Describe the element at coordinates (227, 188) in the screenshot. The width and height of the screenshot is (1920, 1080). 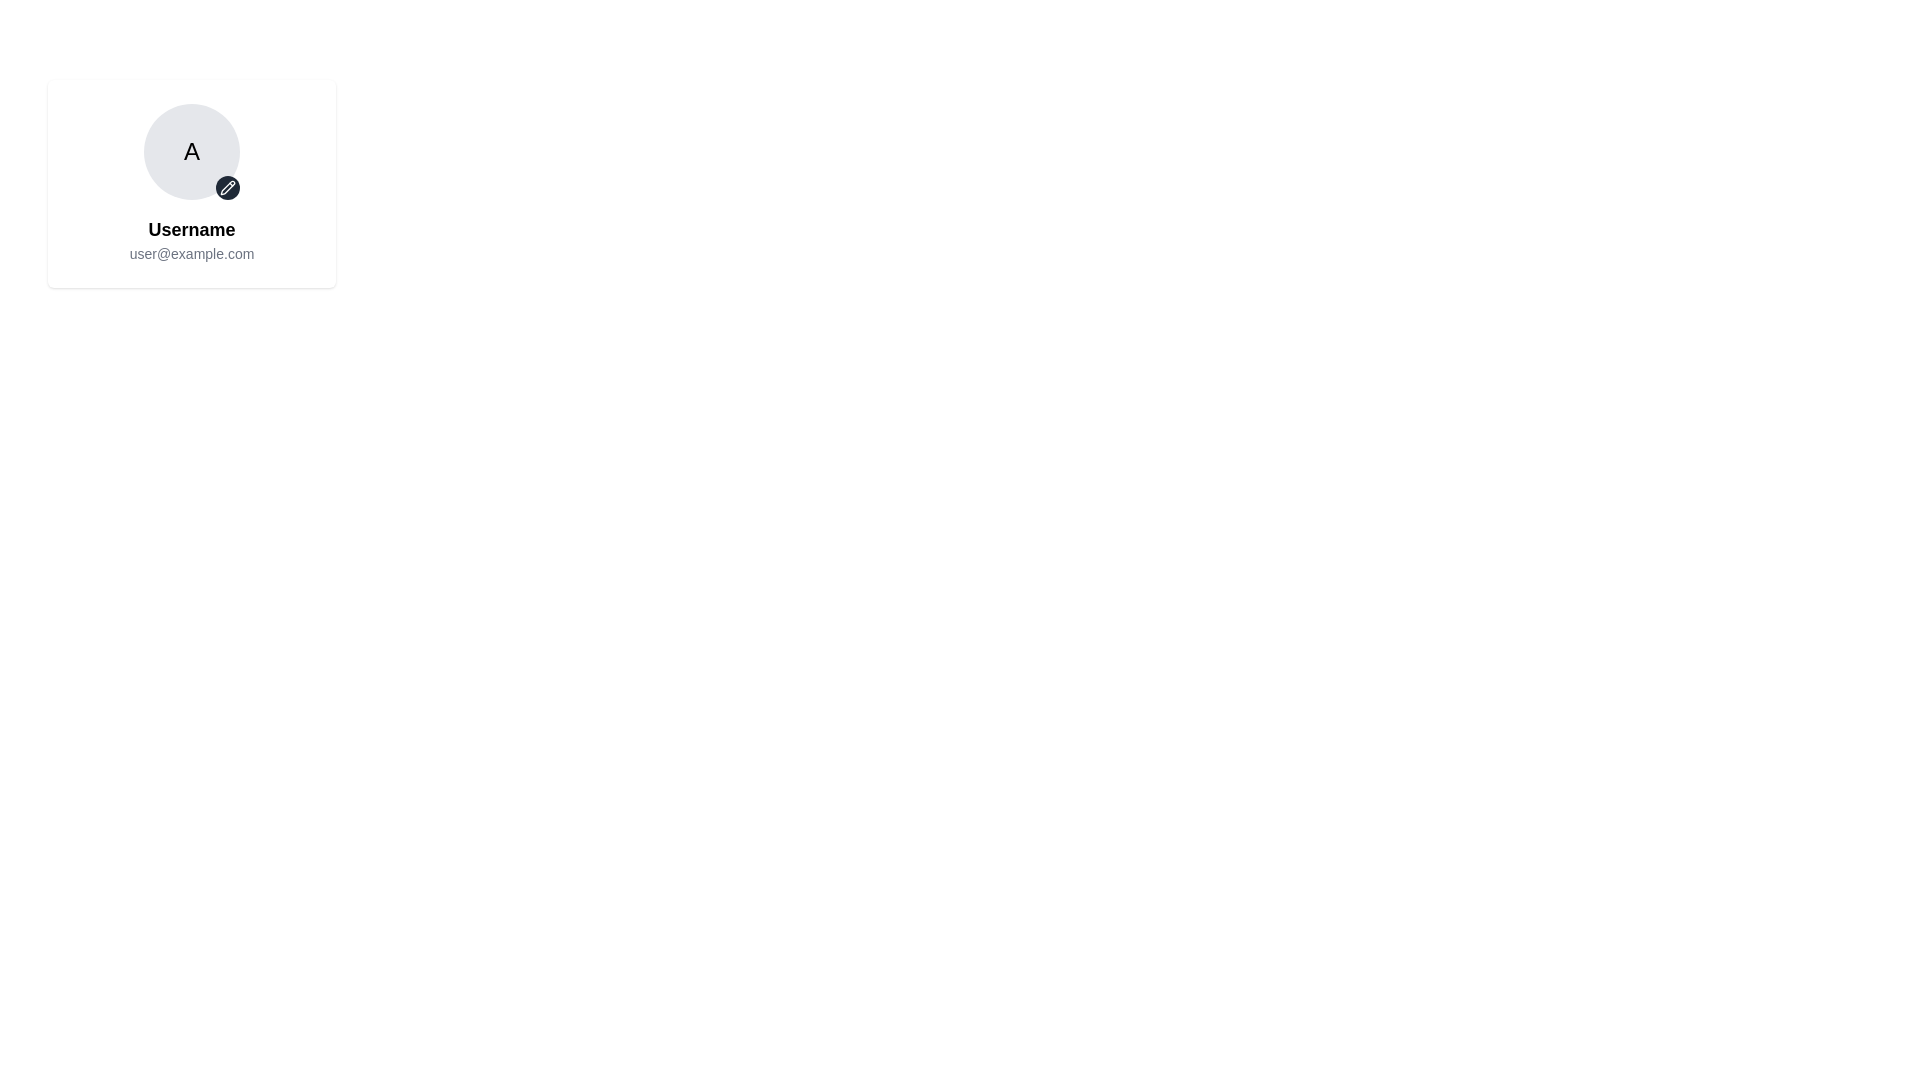
I see `the pencil icon located inside the circular button at the lower-right corner of the user profile card to initiate editing options` at that location.